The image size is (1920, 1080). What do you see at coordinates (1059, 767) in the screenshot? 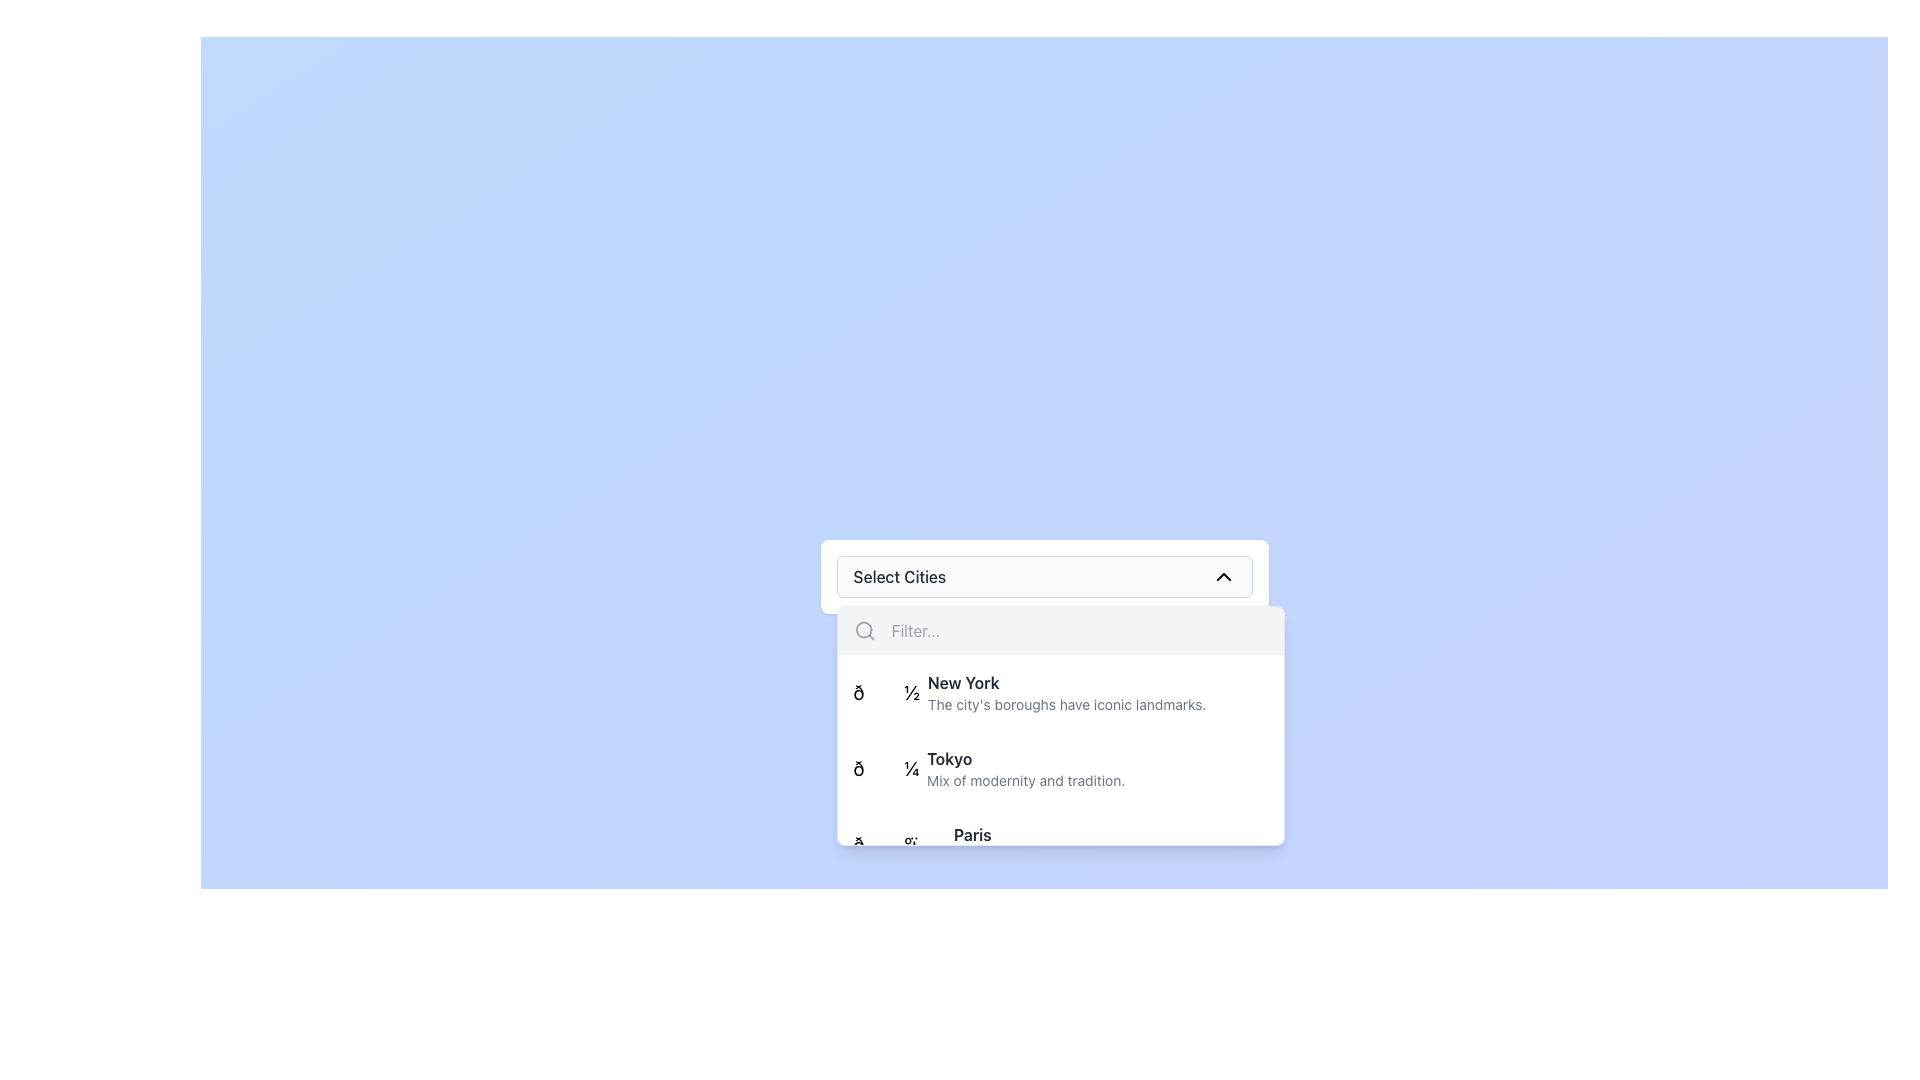
I see `the second list item in the 'Select Cities' dropdown menu, which represents the city of Tokyo` at bounding box center [1059, 767].